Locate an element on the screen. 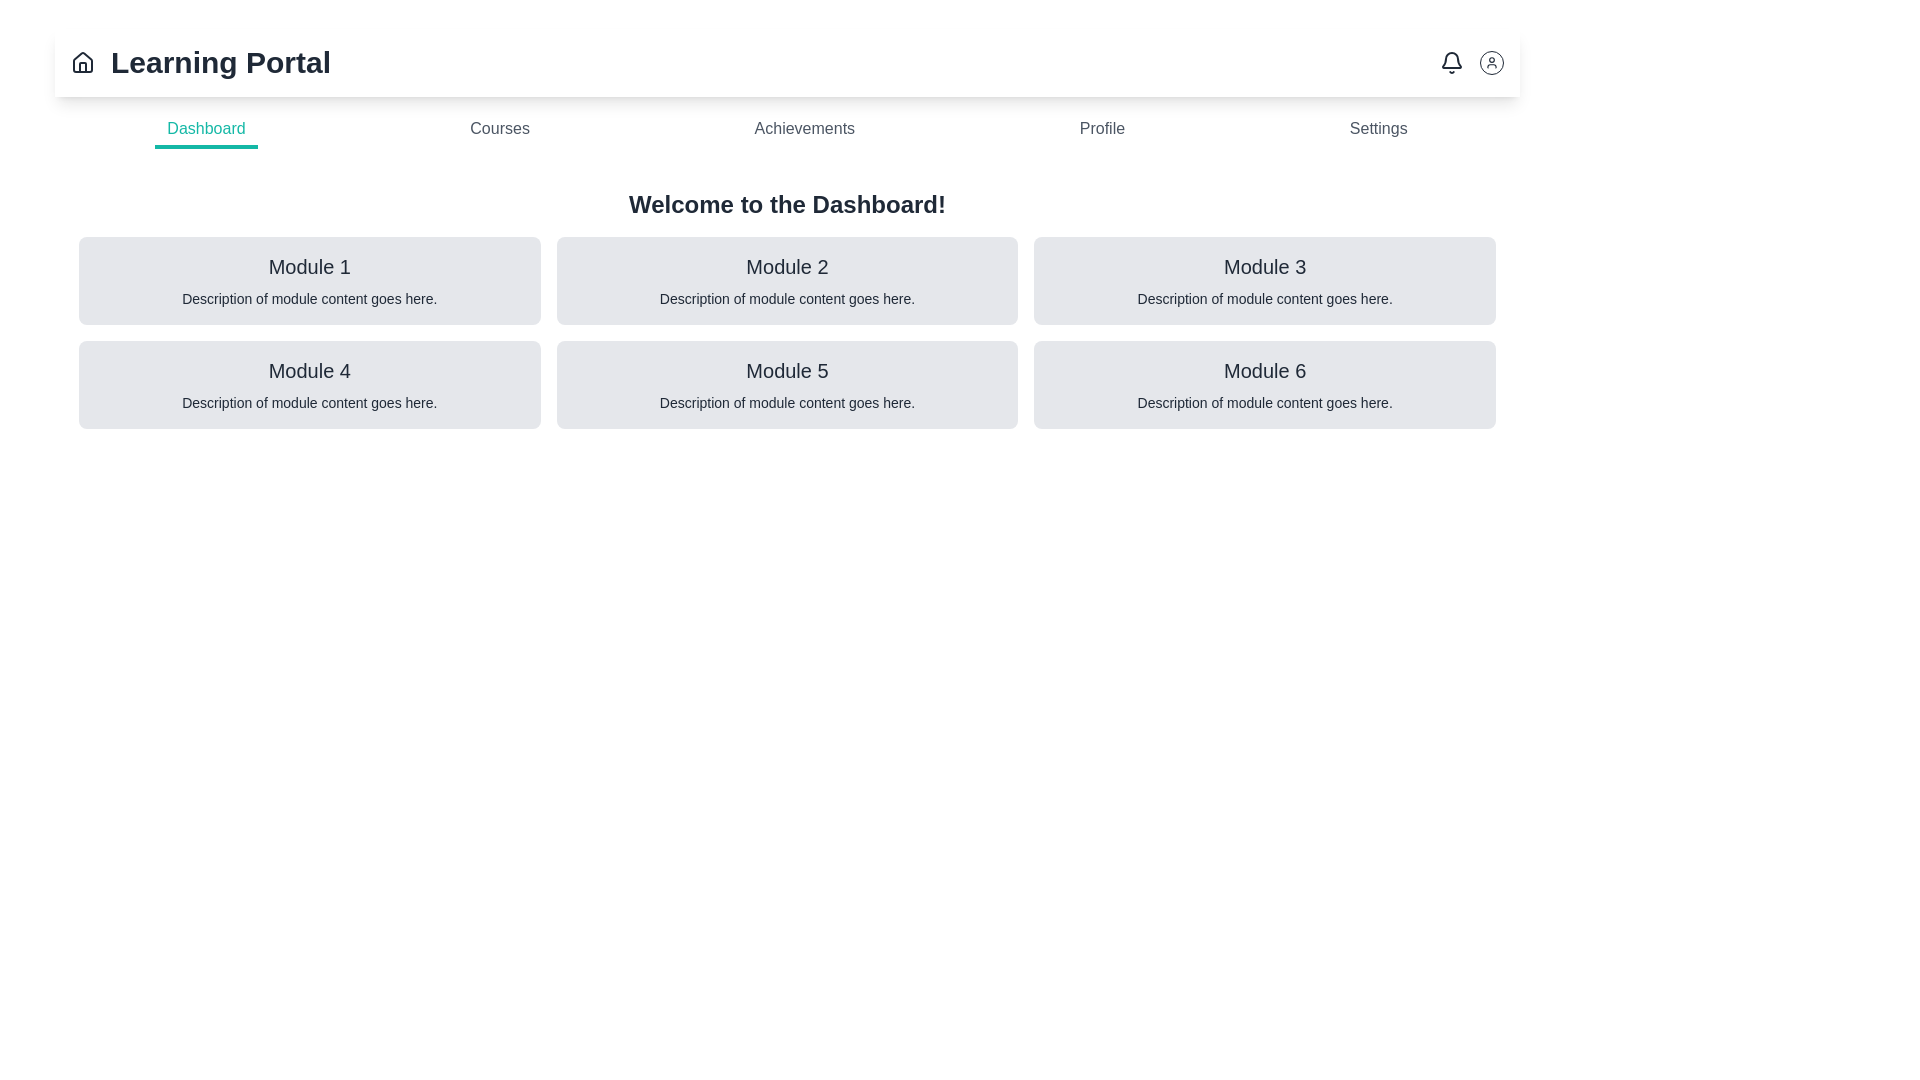 Image resolution: width=1920 pixels, height=1080 pixels. the text element displaying 'Description of module content goes here.' which is located below the title 'Module 2' is located at coordinates (786, 299).